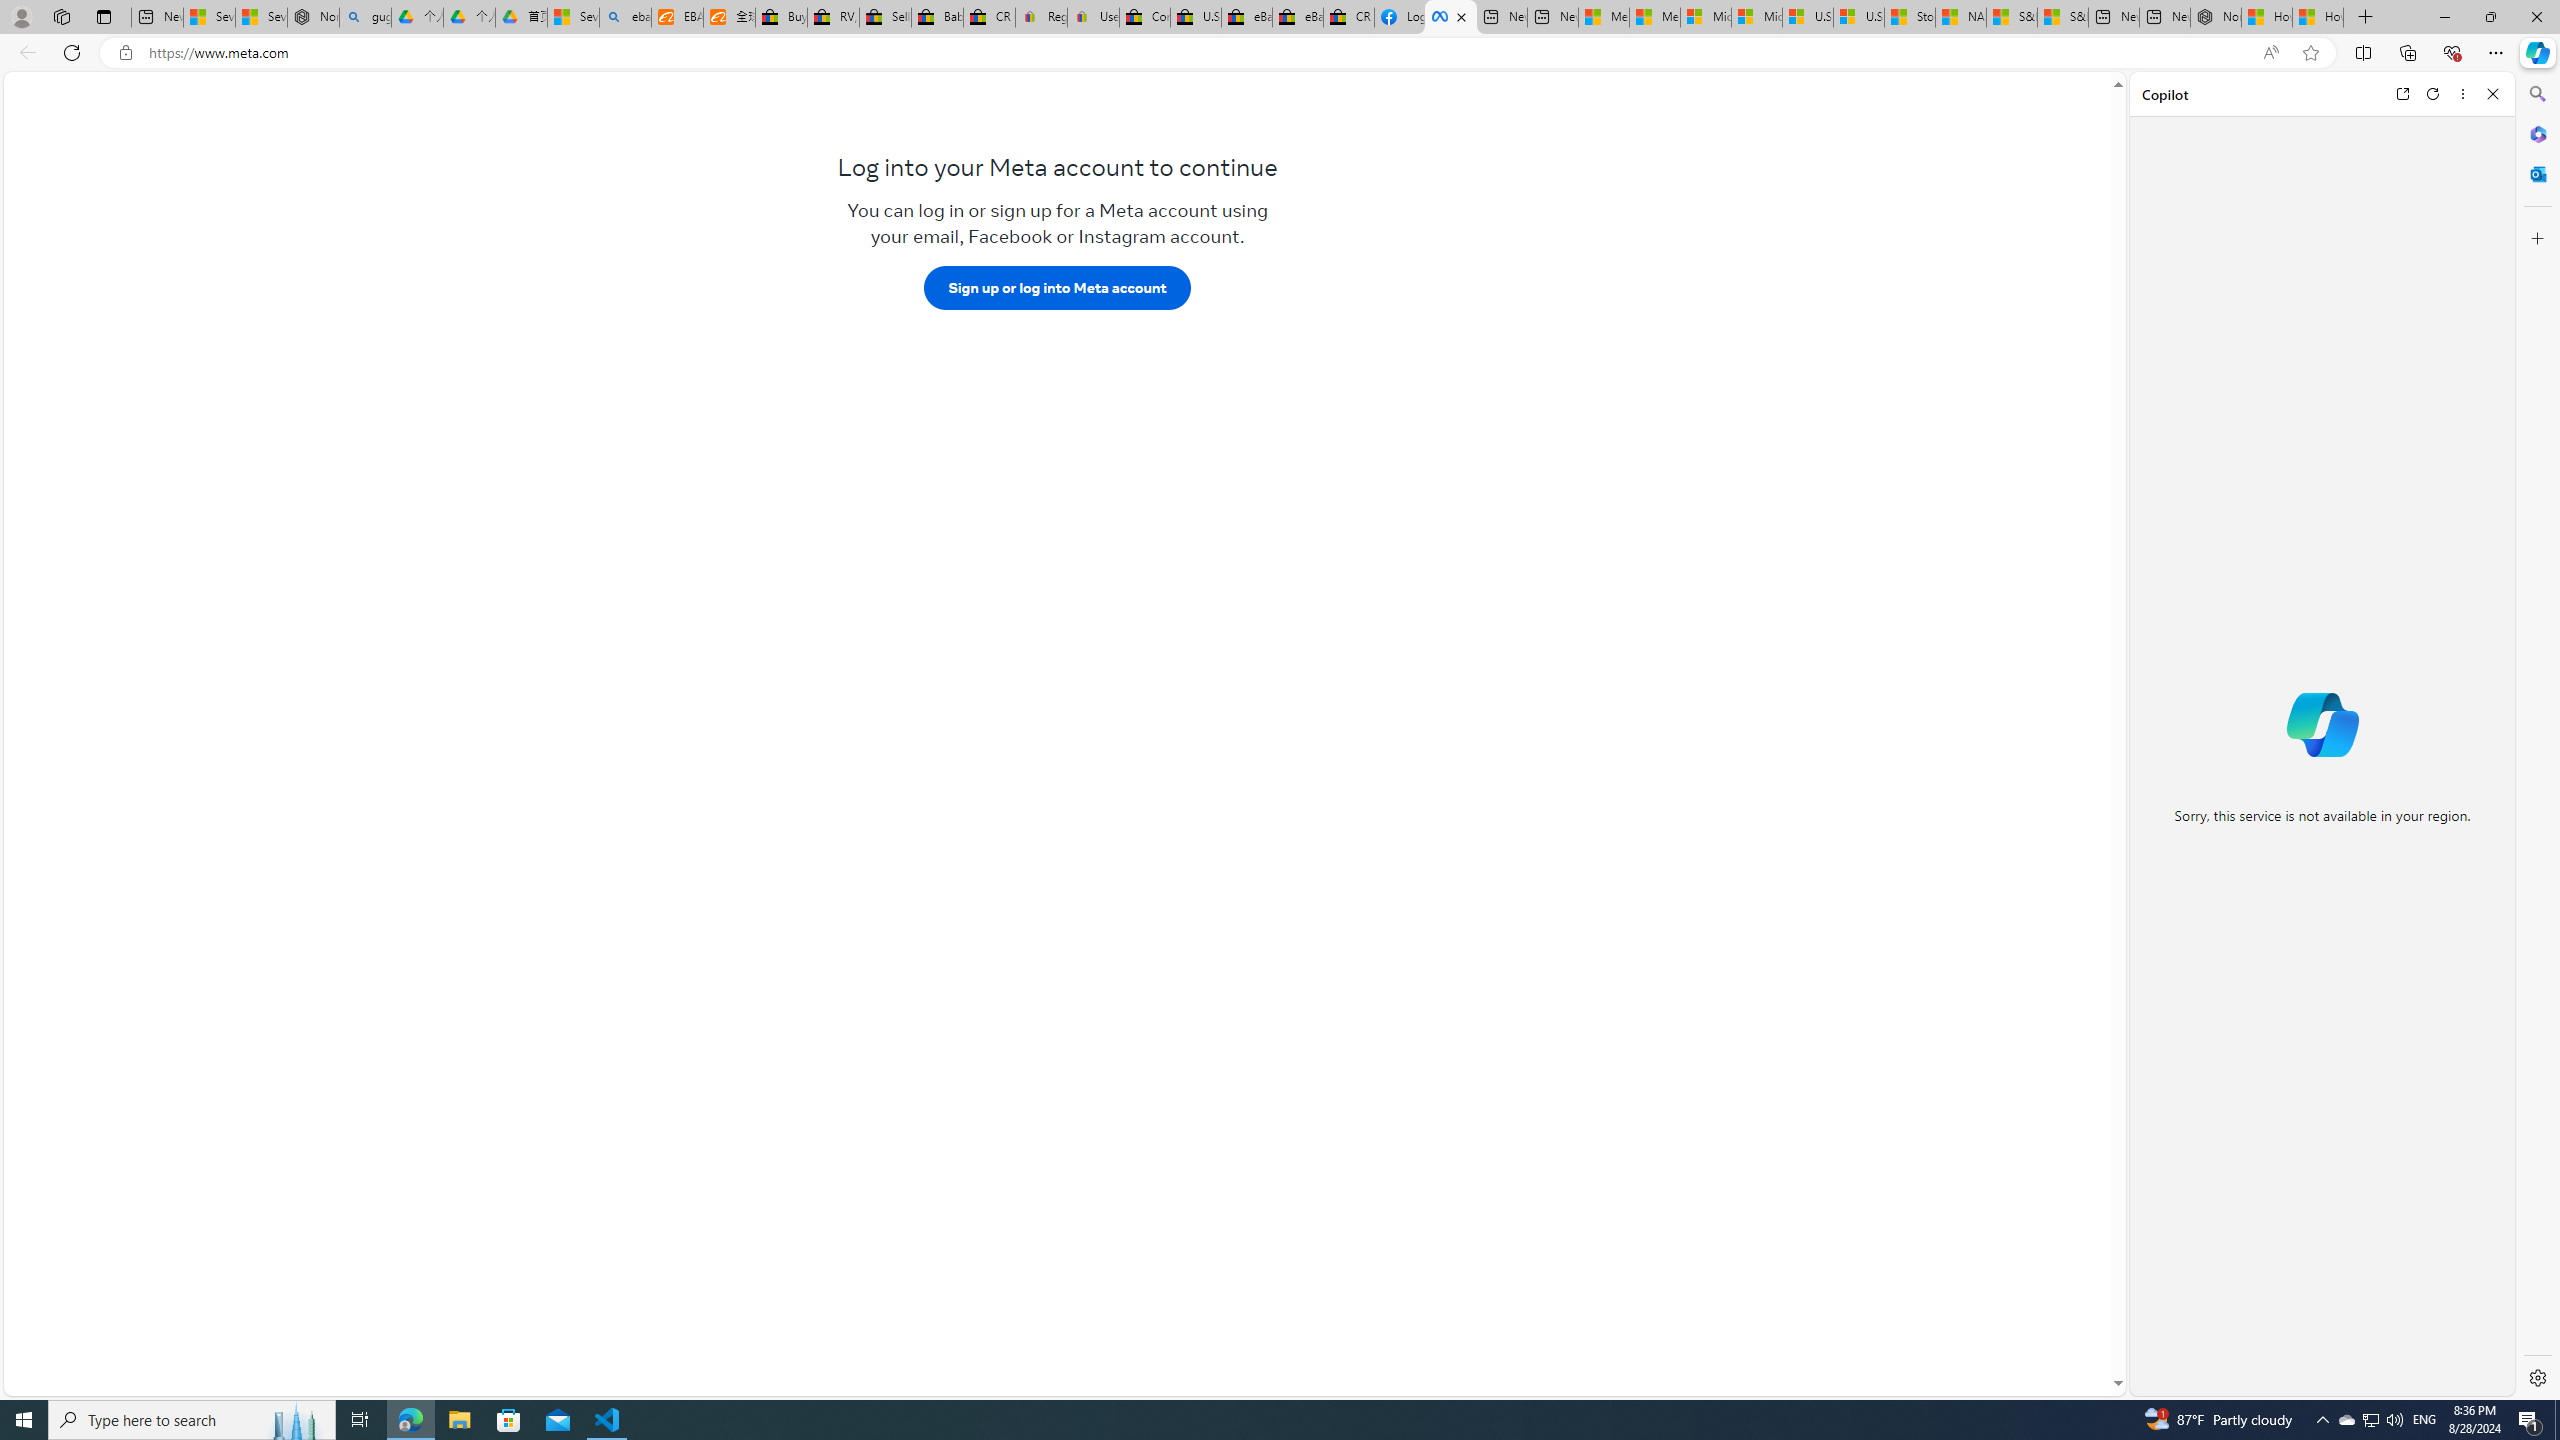  Describe the element at coordinates (2537, 735) in the screenshot. I see `'Side bar'` at that location.